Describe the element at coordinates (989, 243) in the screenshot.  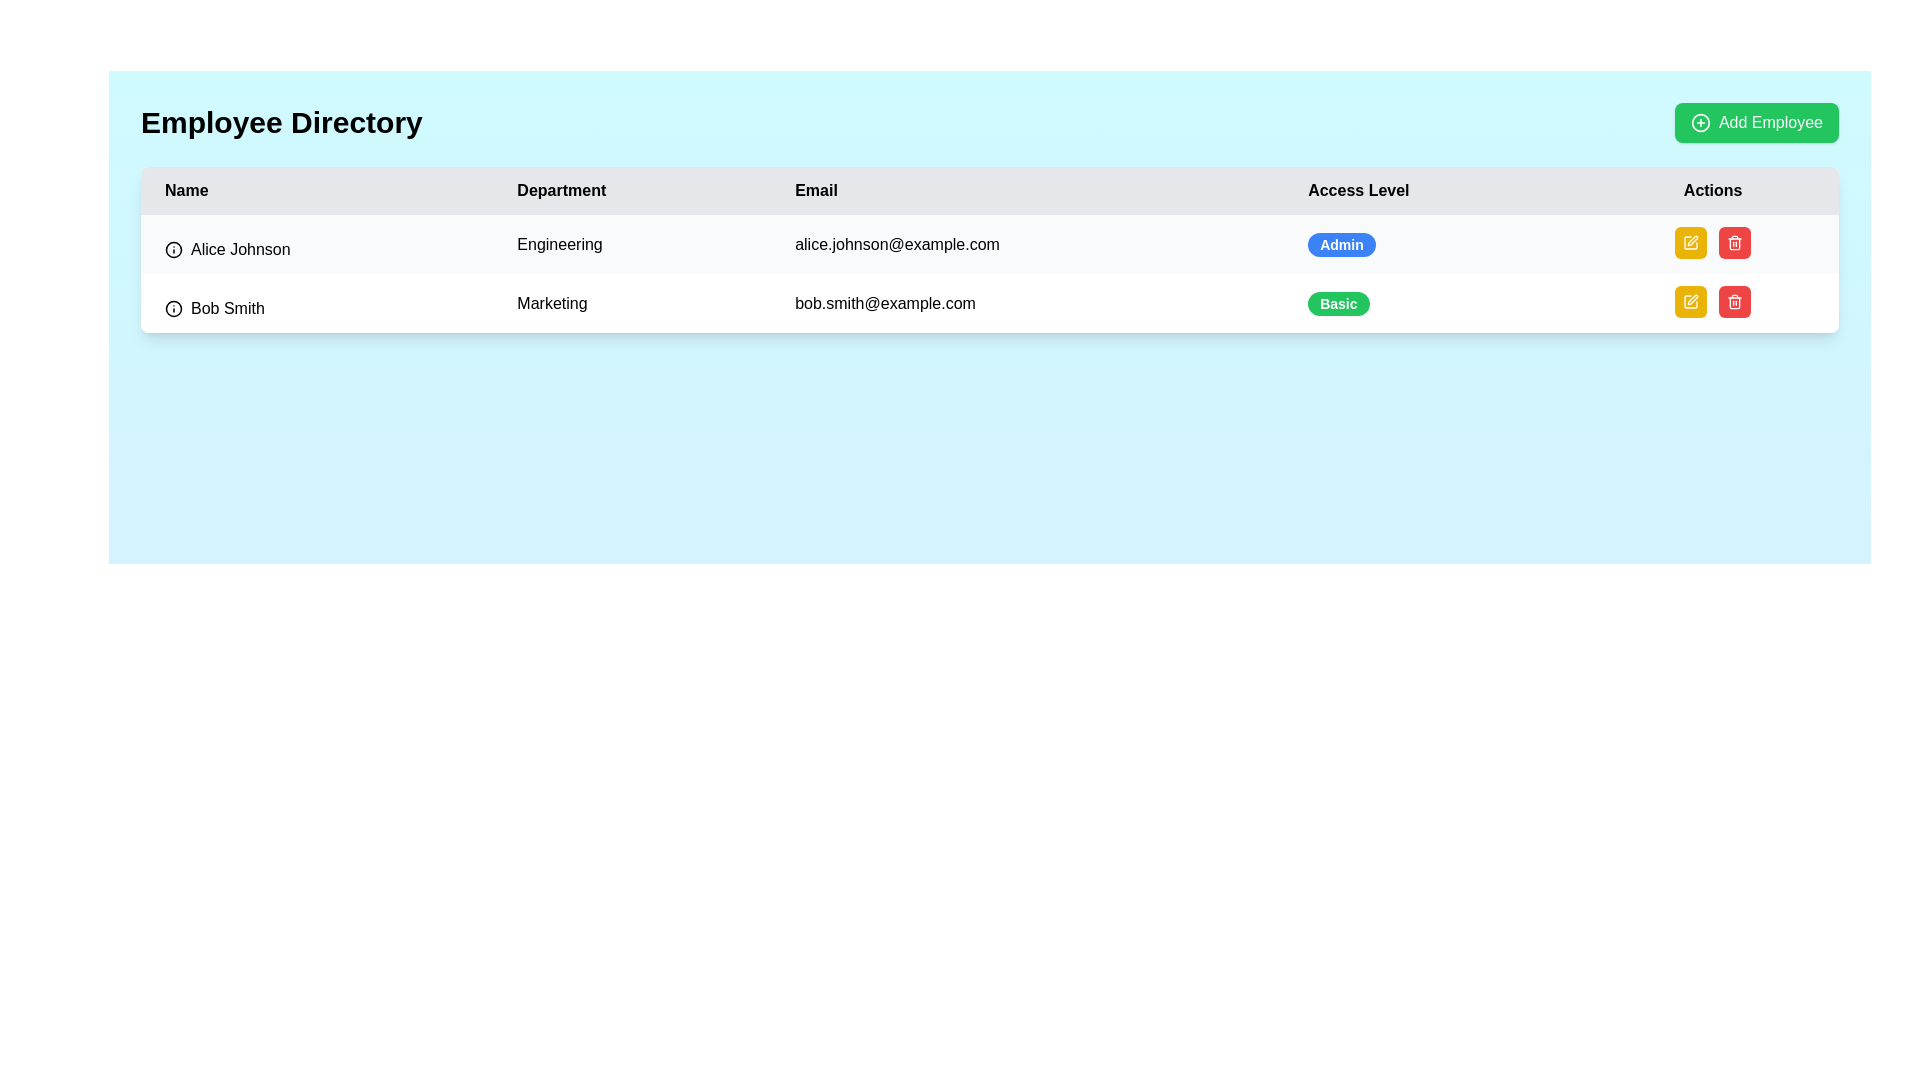
I see `the first row of the employee table that displays details for 'Alice Johnson', including her department, email, access level, and actions` at that location.